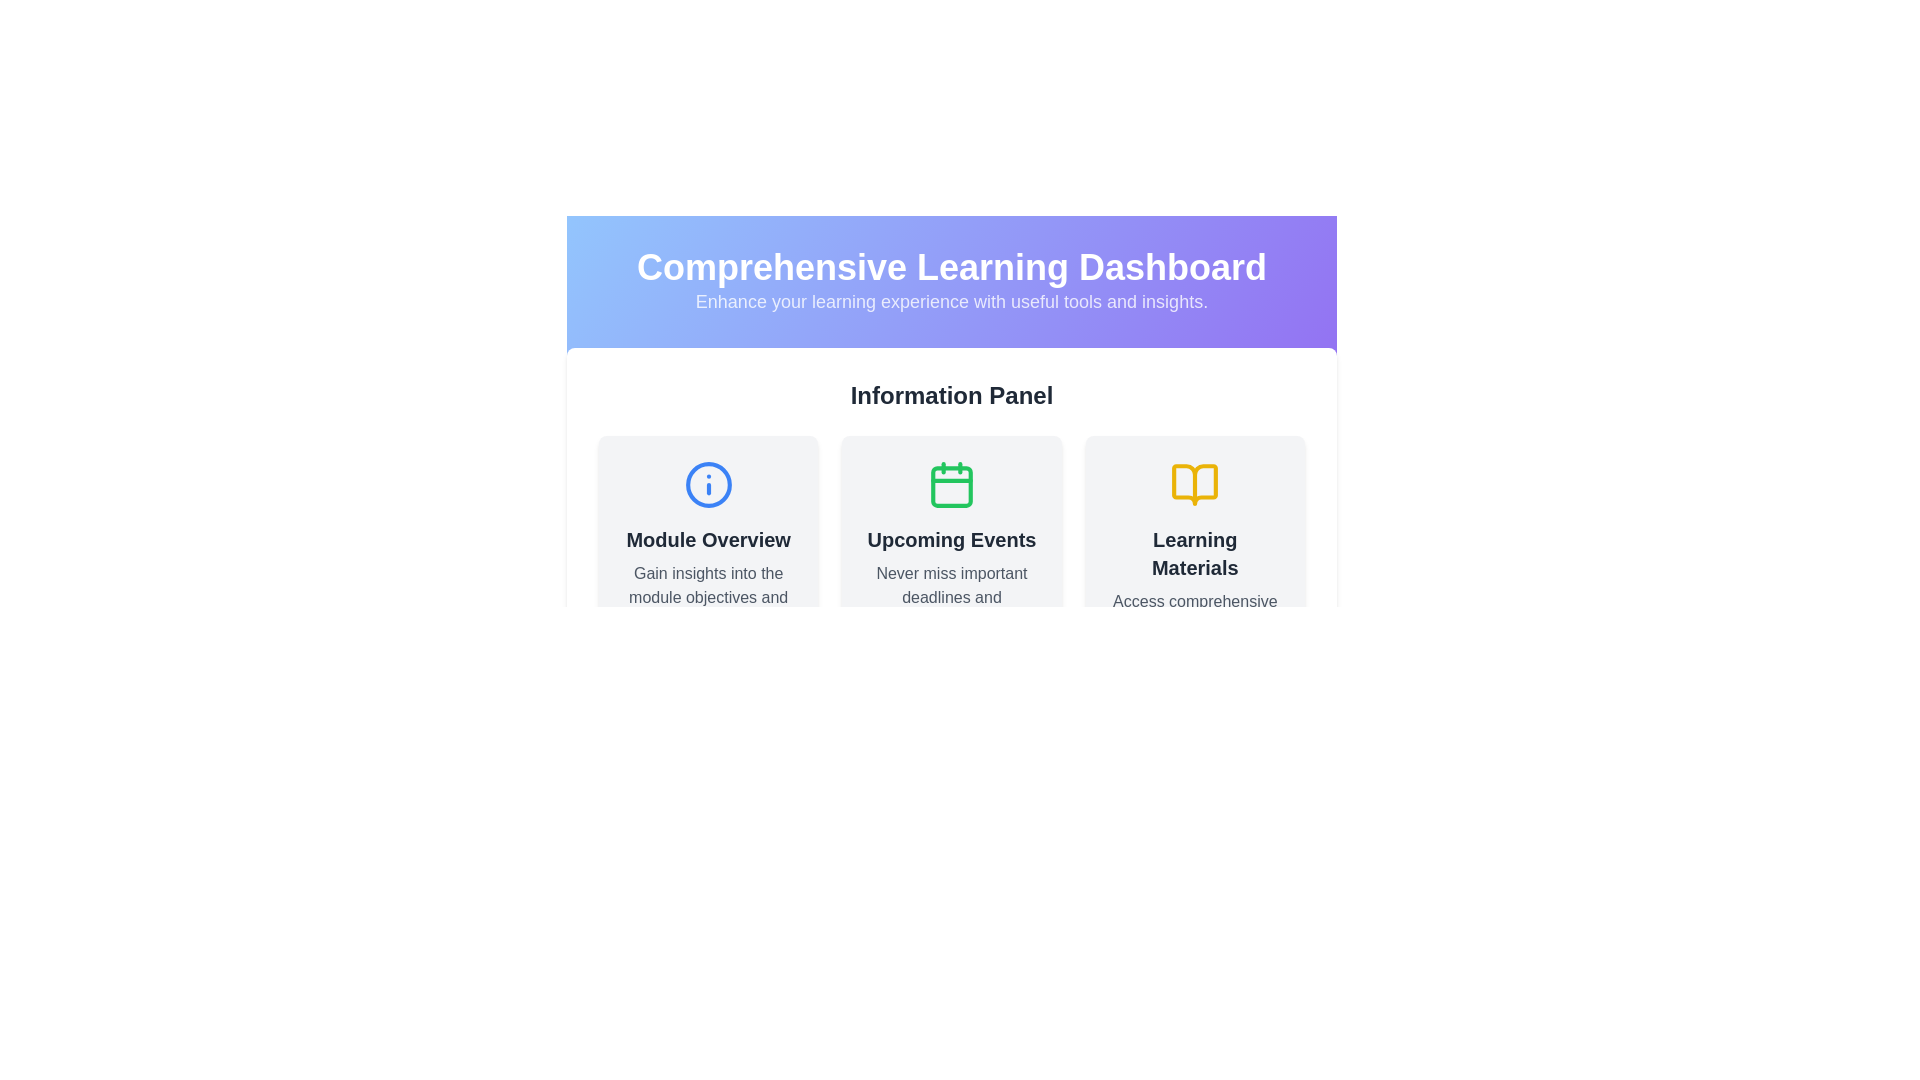 Image resolution: width=1920 pixels, height=1080 pixels. Describe the element at coordinates (708, 596) in the screenshot. I see `the Static Text element located below 'Module Overview' in the leftmost card of the Information Panel` at that location.